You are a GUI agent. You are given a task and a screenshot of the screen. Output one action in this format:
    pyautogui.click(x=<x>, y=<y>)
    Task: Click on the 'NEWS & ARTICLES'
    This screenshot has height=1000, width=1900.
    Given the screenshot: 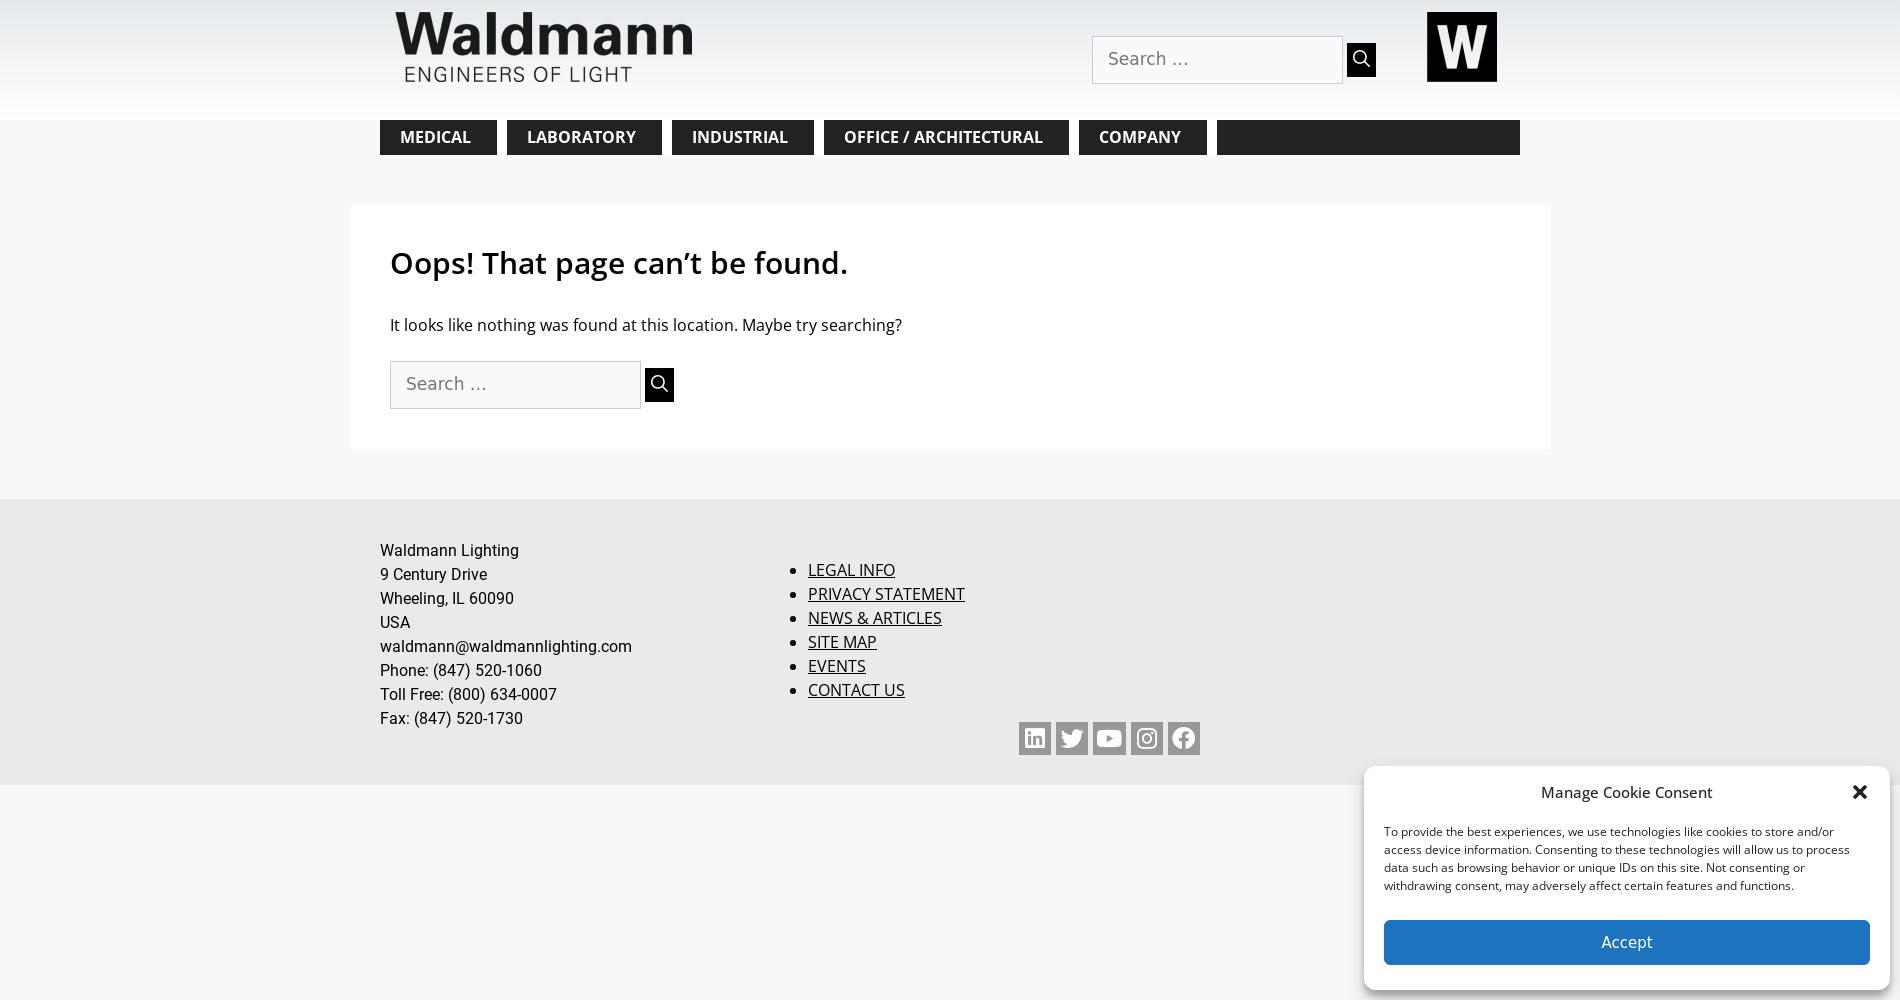 What is the action you would take?
    pyautogui.click(x=873, y=616)
    